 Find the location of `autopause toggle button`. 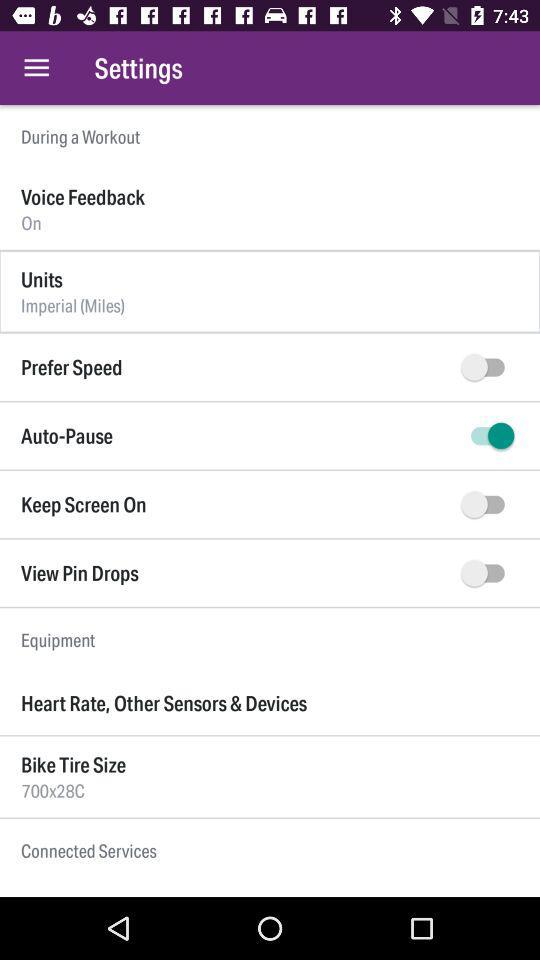

autopause toggle button is located at coordinates (486, 436).